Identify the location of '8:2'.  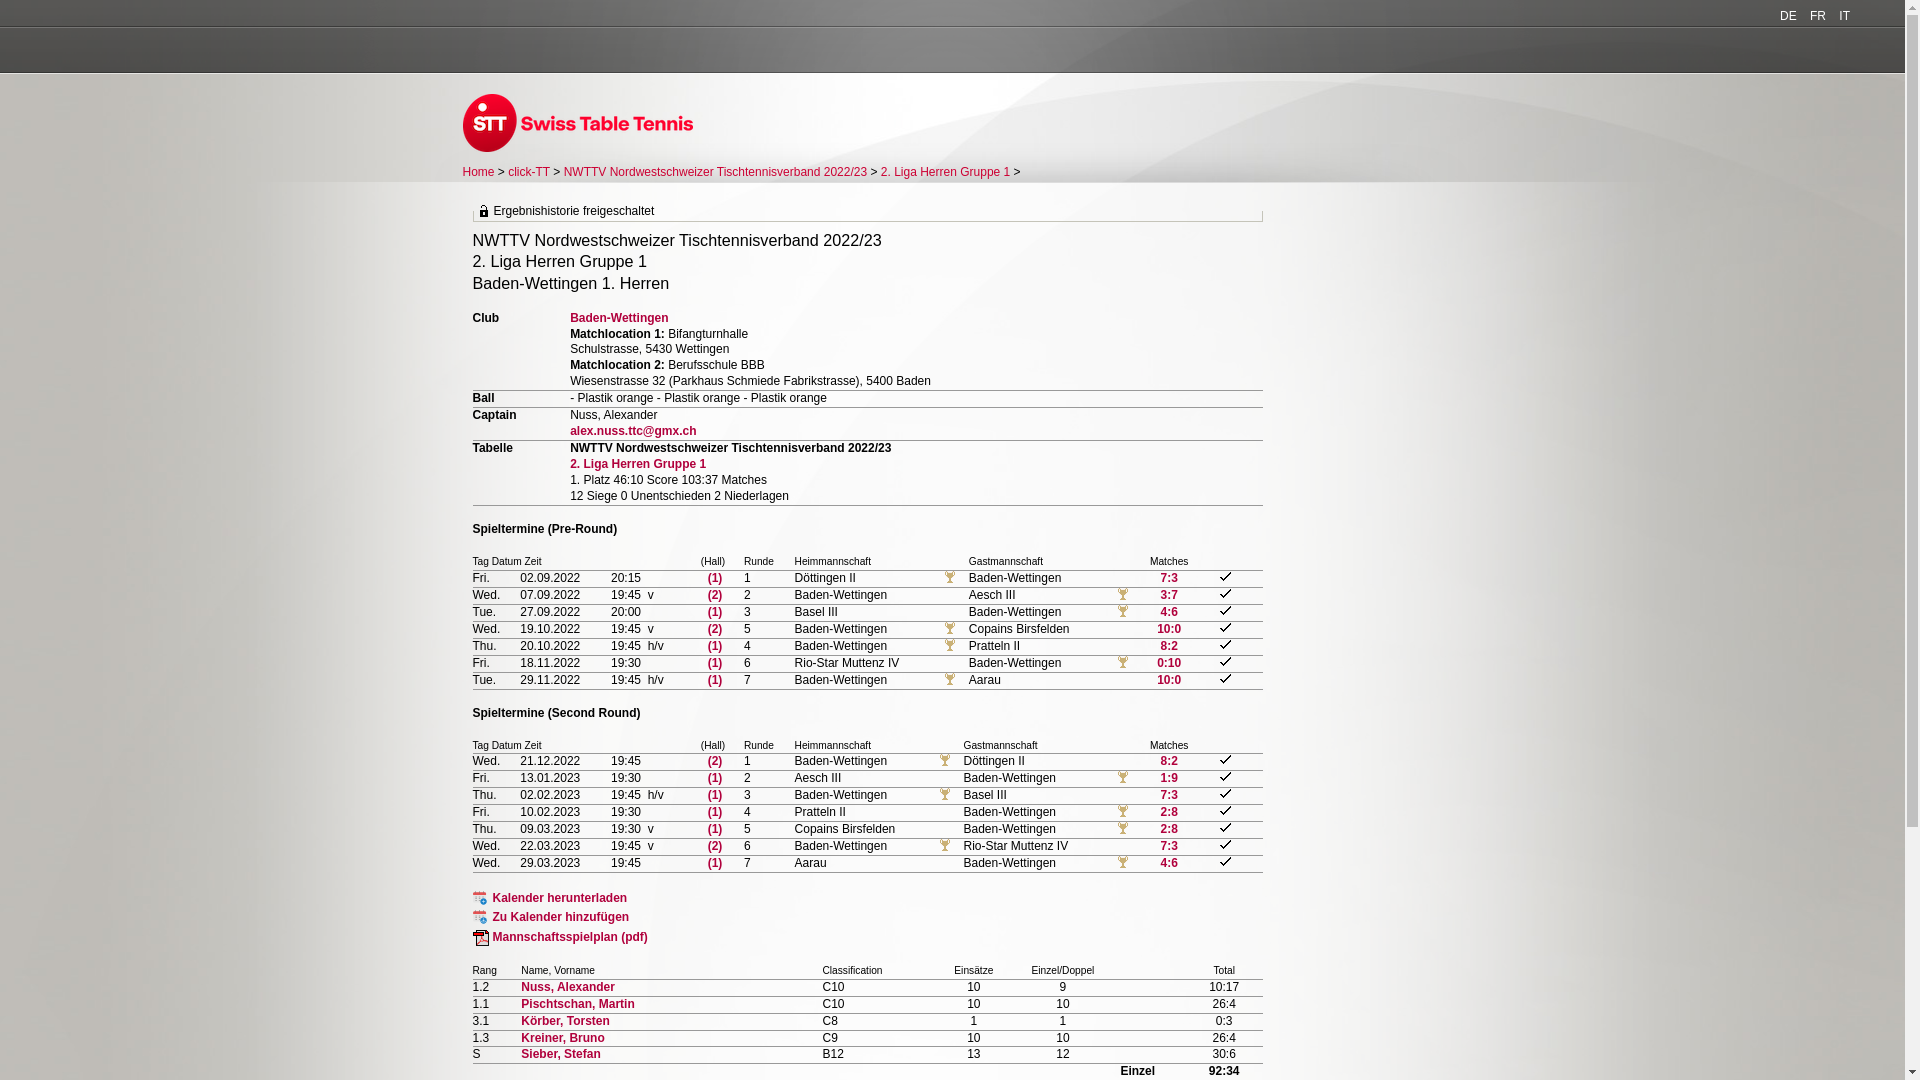
(1168, 645).